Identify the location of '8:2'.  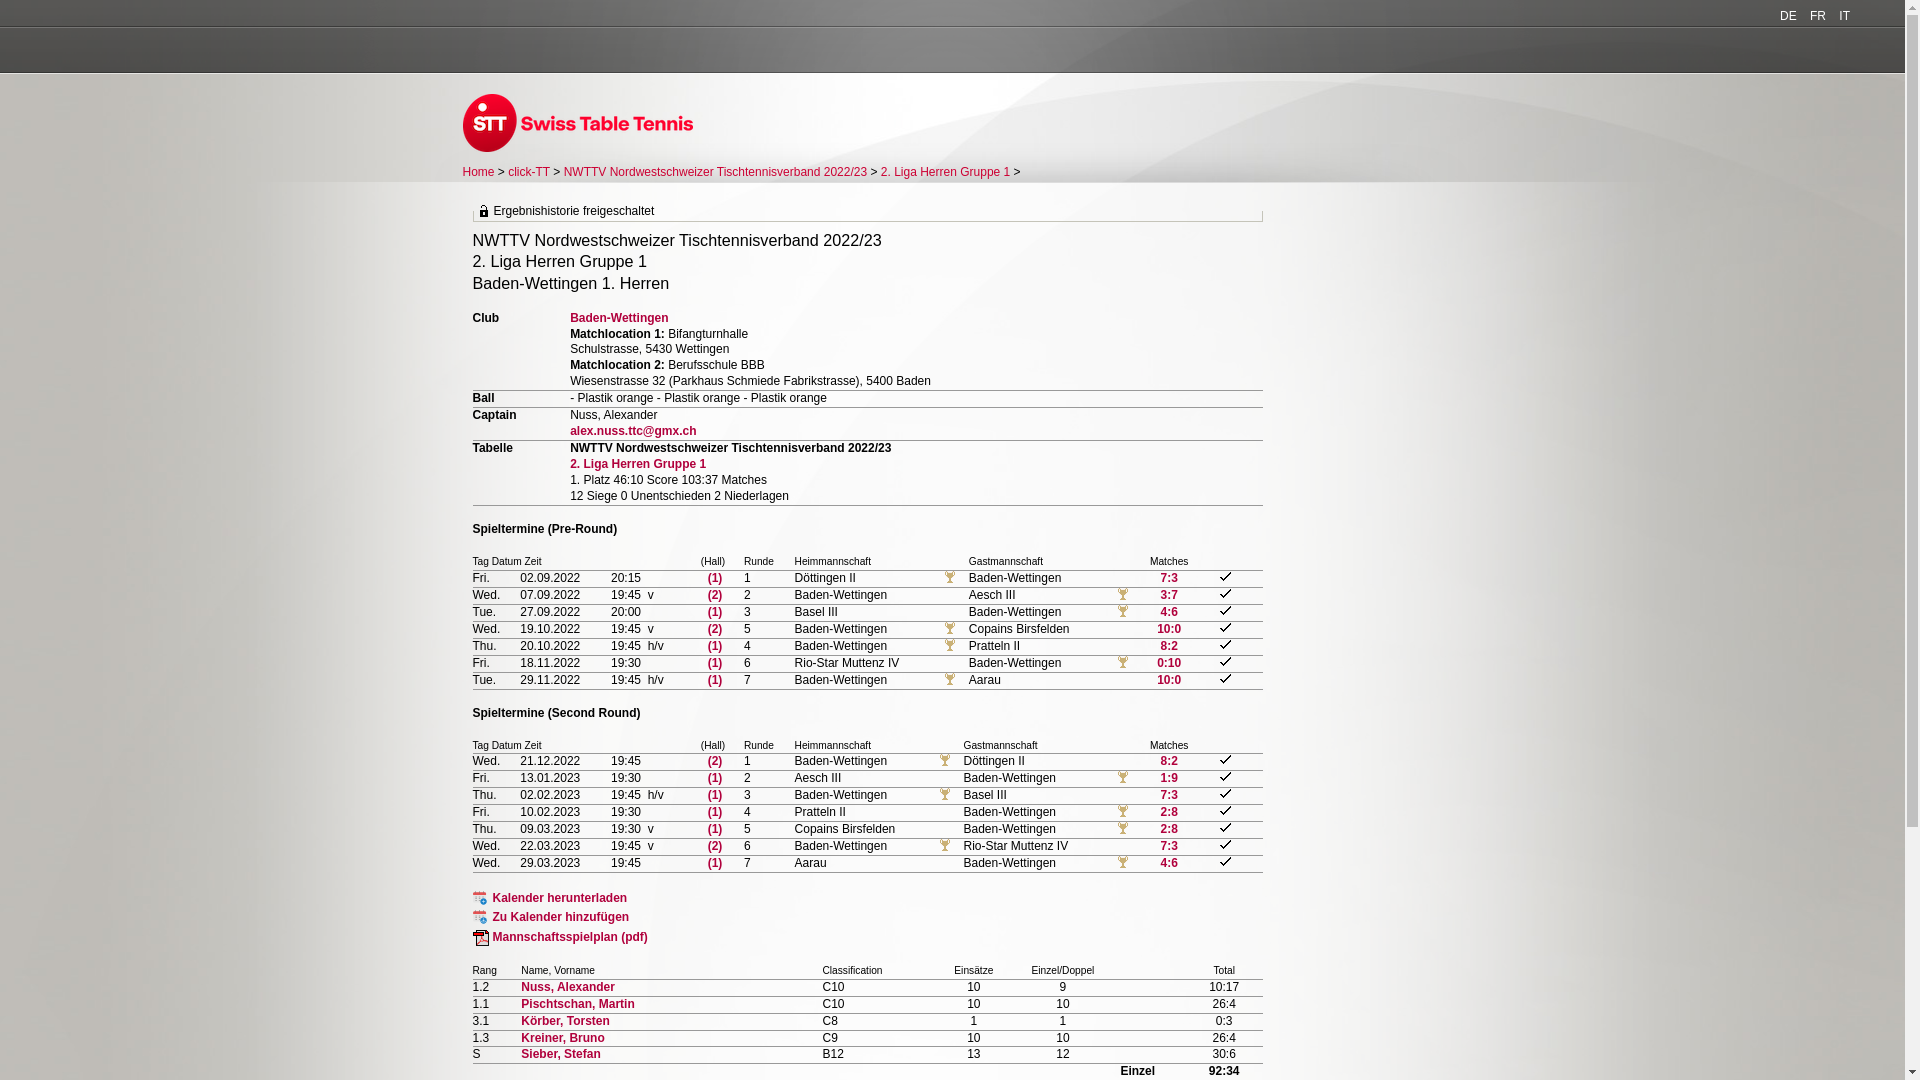
(1168, 645).